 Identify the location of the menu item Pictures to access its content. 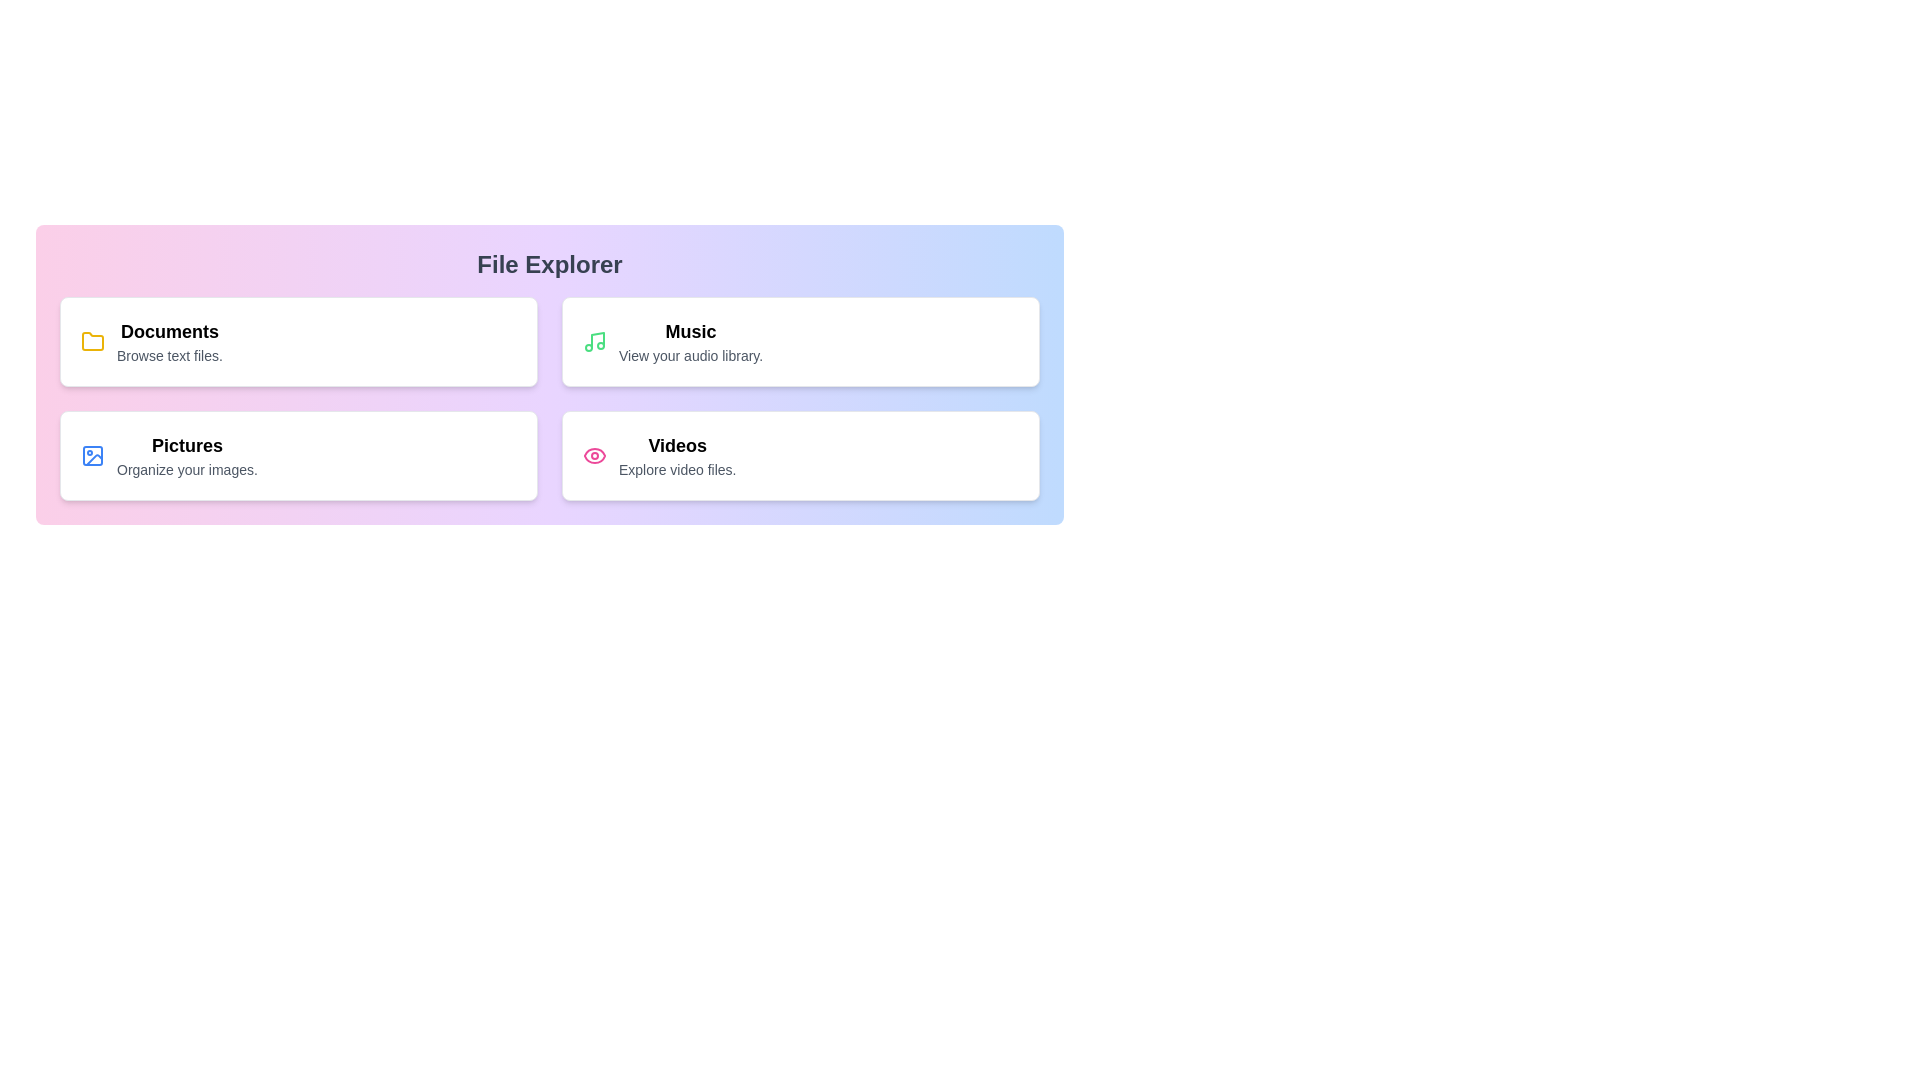
(297, 455).